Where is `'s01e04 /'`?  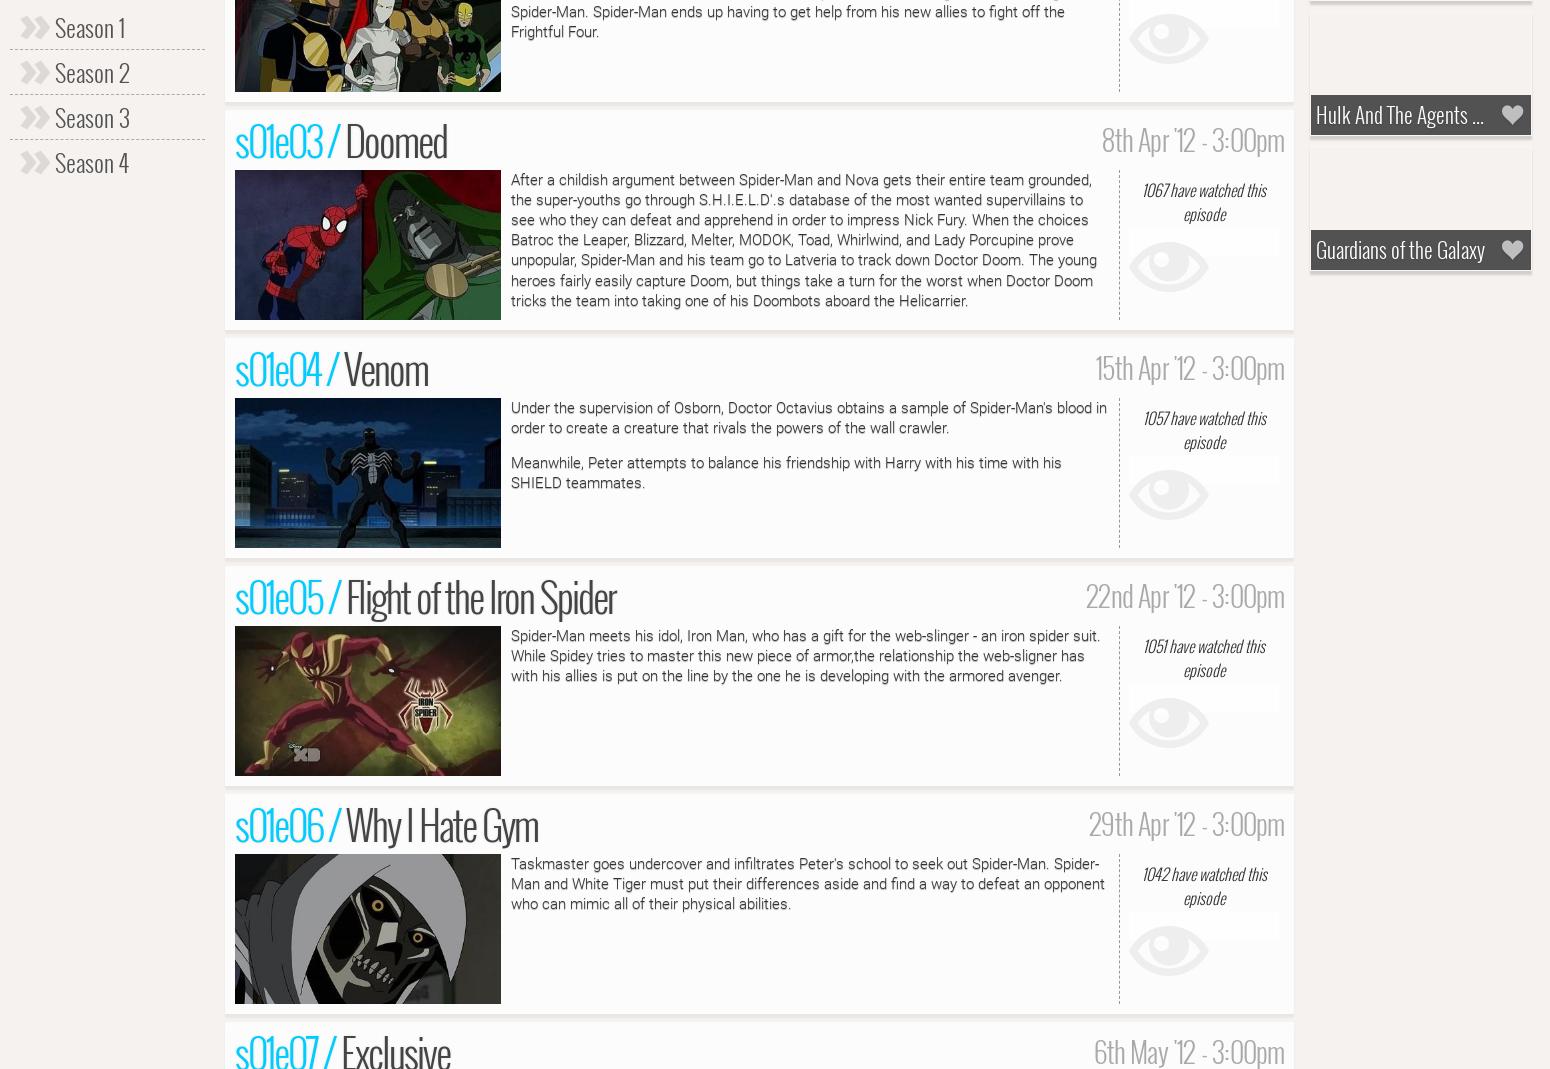 's01e04 /' is located at coordinates (289, 366).